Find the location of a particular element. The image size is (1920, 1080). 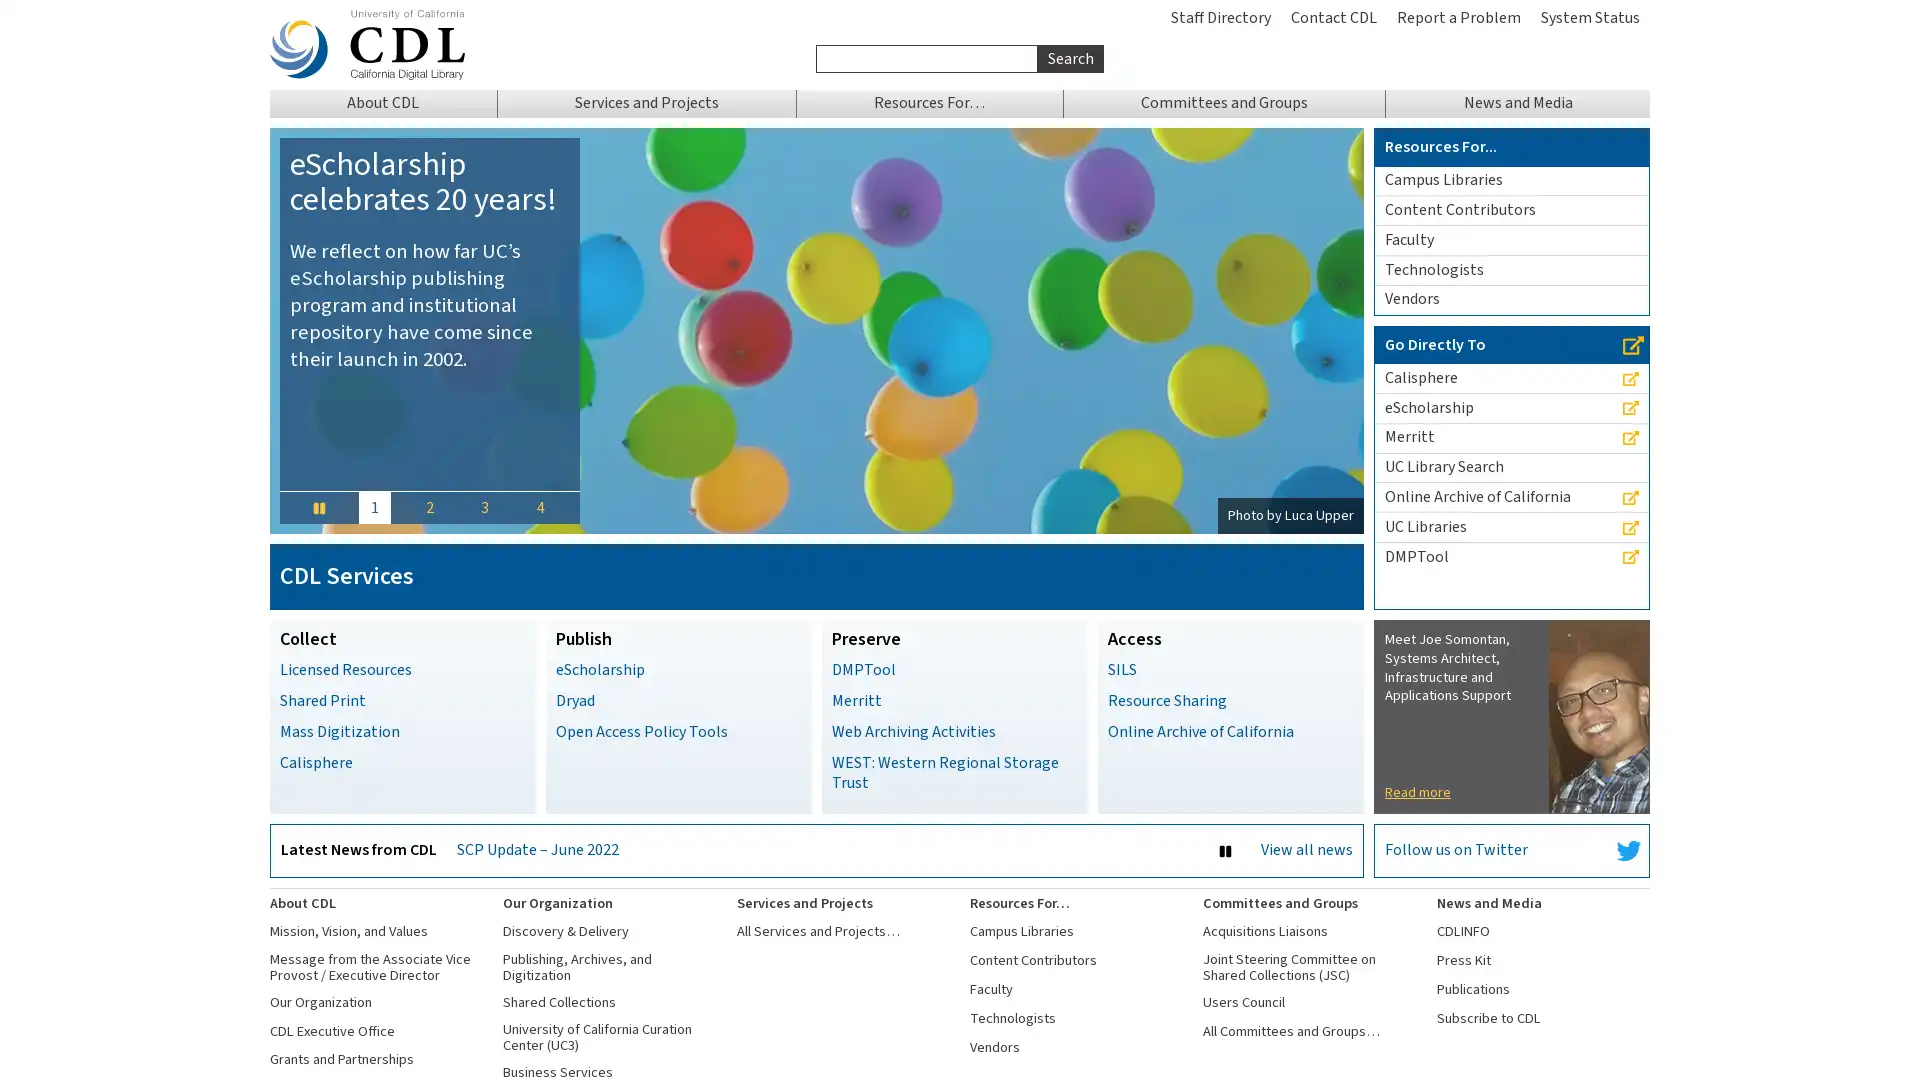

Search is located at coordinates (1069, 57).